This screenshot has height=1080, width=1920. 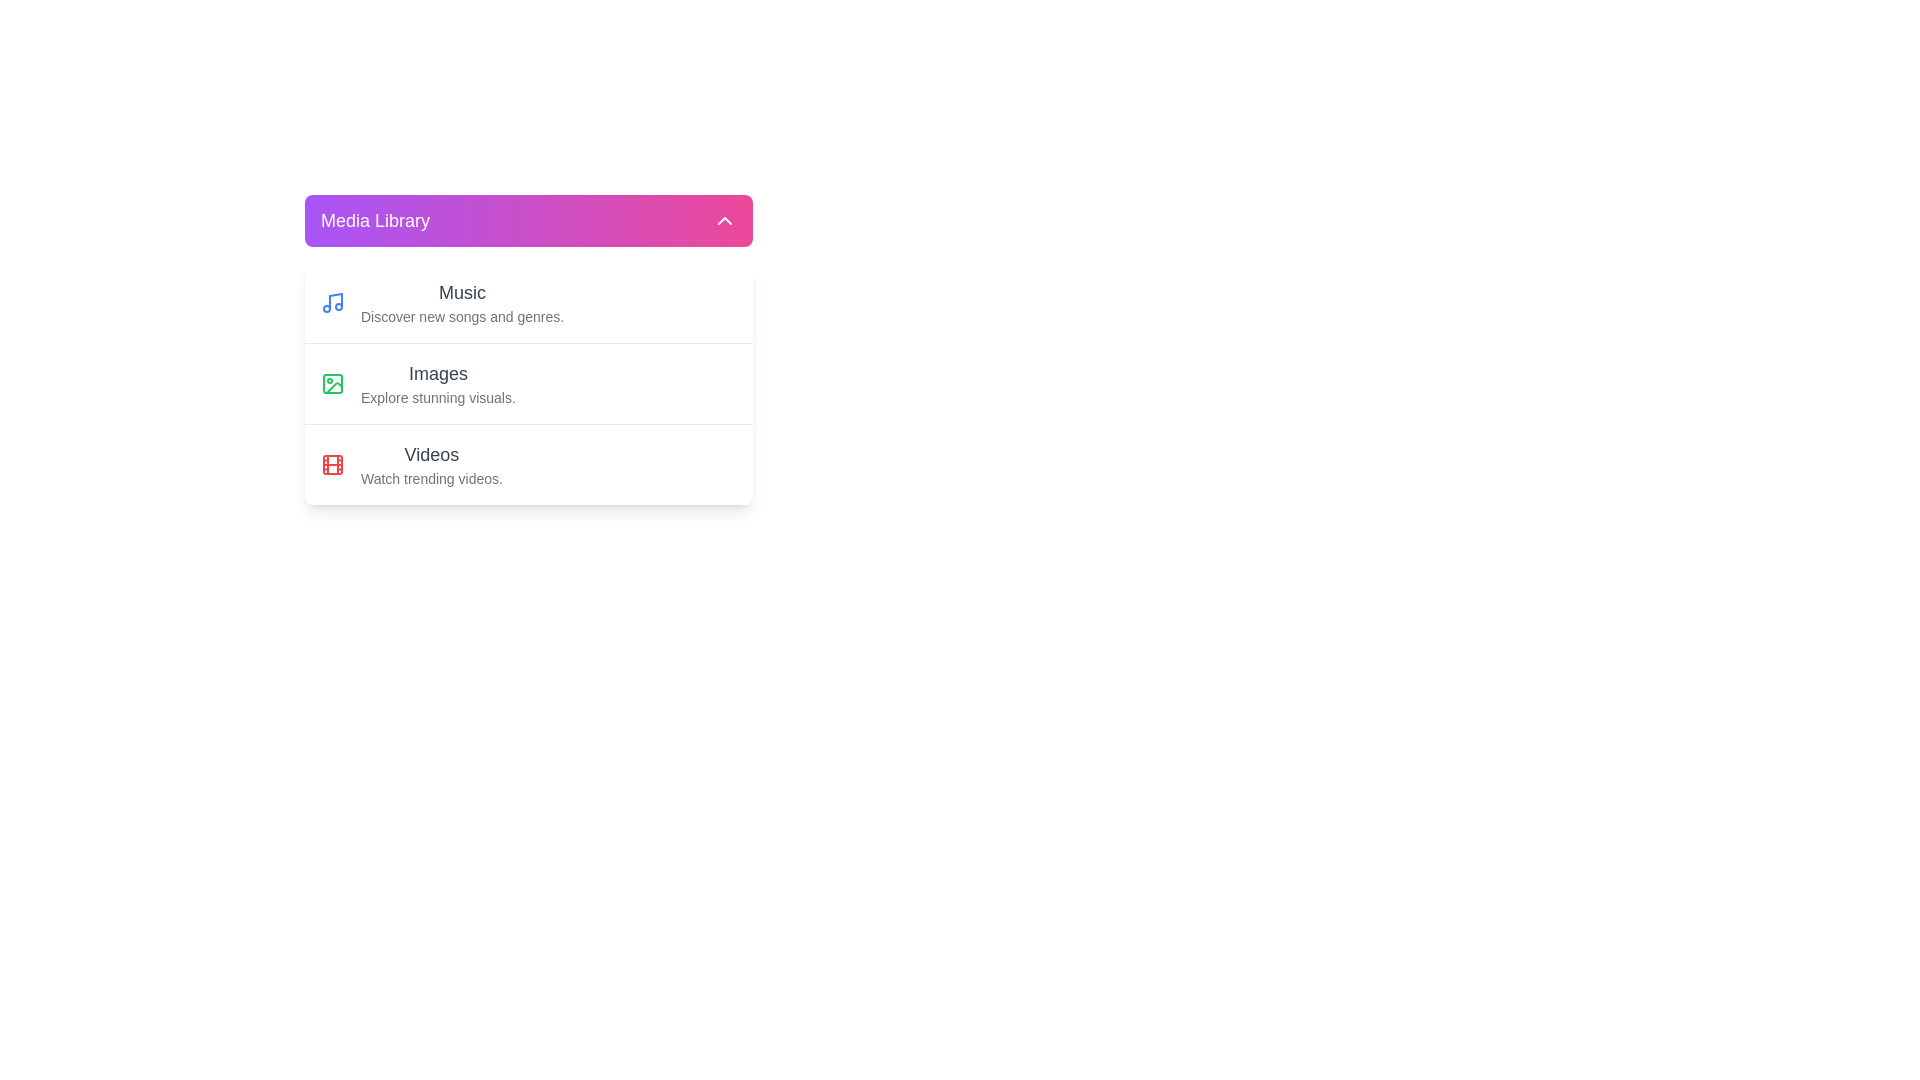 I want to click on the label that serves as the title for the videos section in the Media Library, which is positioned last in the vertical layout below 'Images', so click(x=431, y=455).